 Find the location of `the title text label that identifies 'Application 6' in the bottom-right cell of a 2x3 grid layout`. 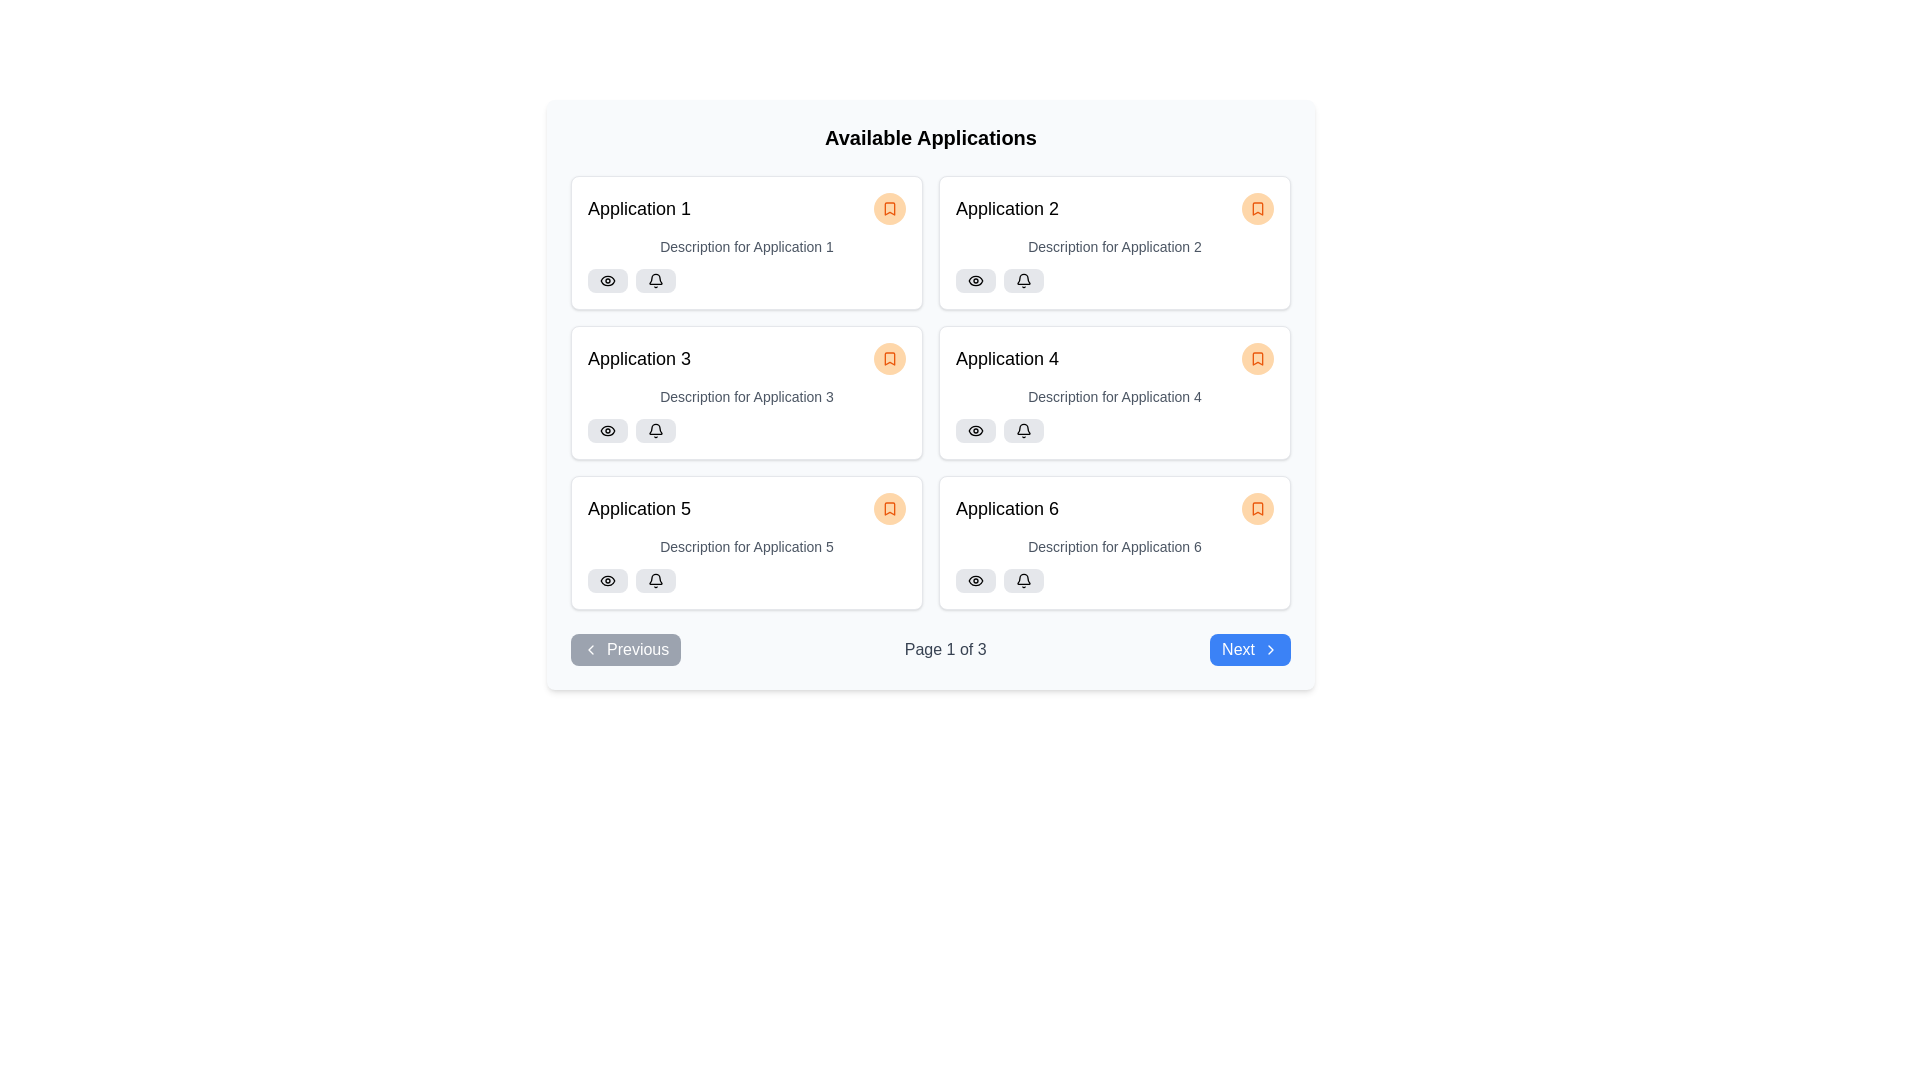

the title text label that identifies 'Application 6' in the bottom-right cell of a 2x3 grid layout is located at coordinates (1007, 508).